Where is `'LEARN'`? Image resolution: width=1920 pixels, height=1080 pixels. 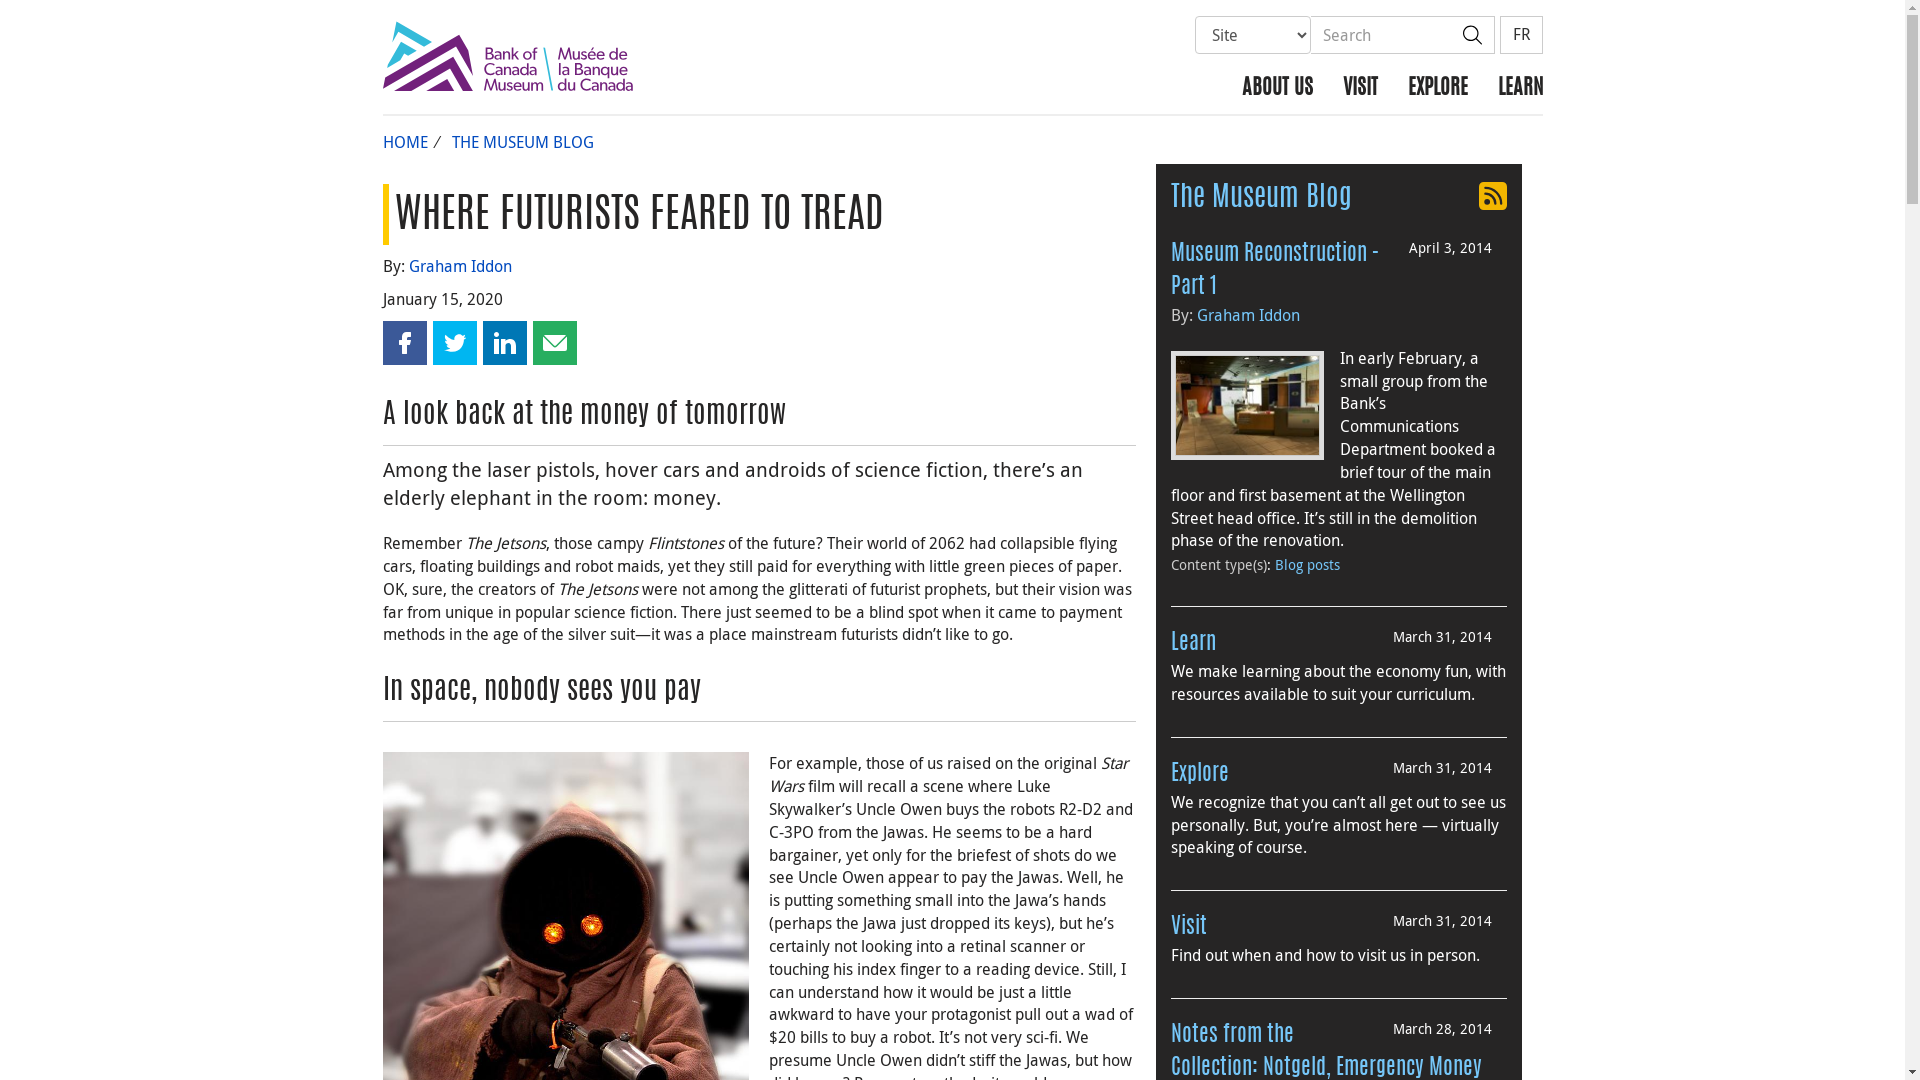 'LEARN' is located at coordinates (1512, 85).